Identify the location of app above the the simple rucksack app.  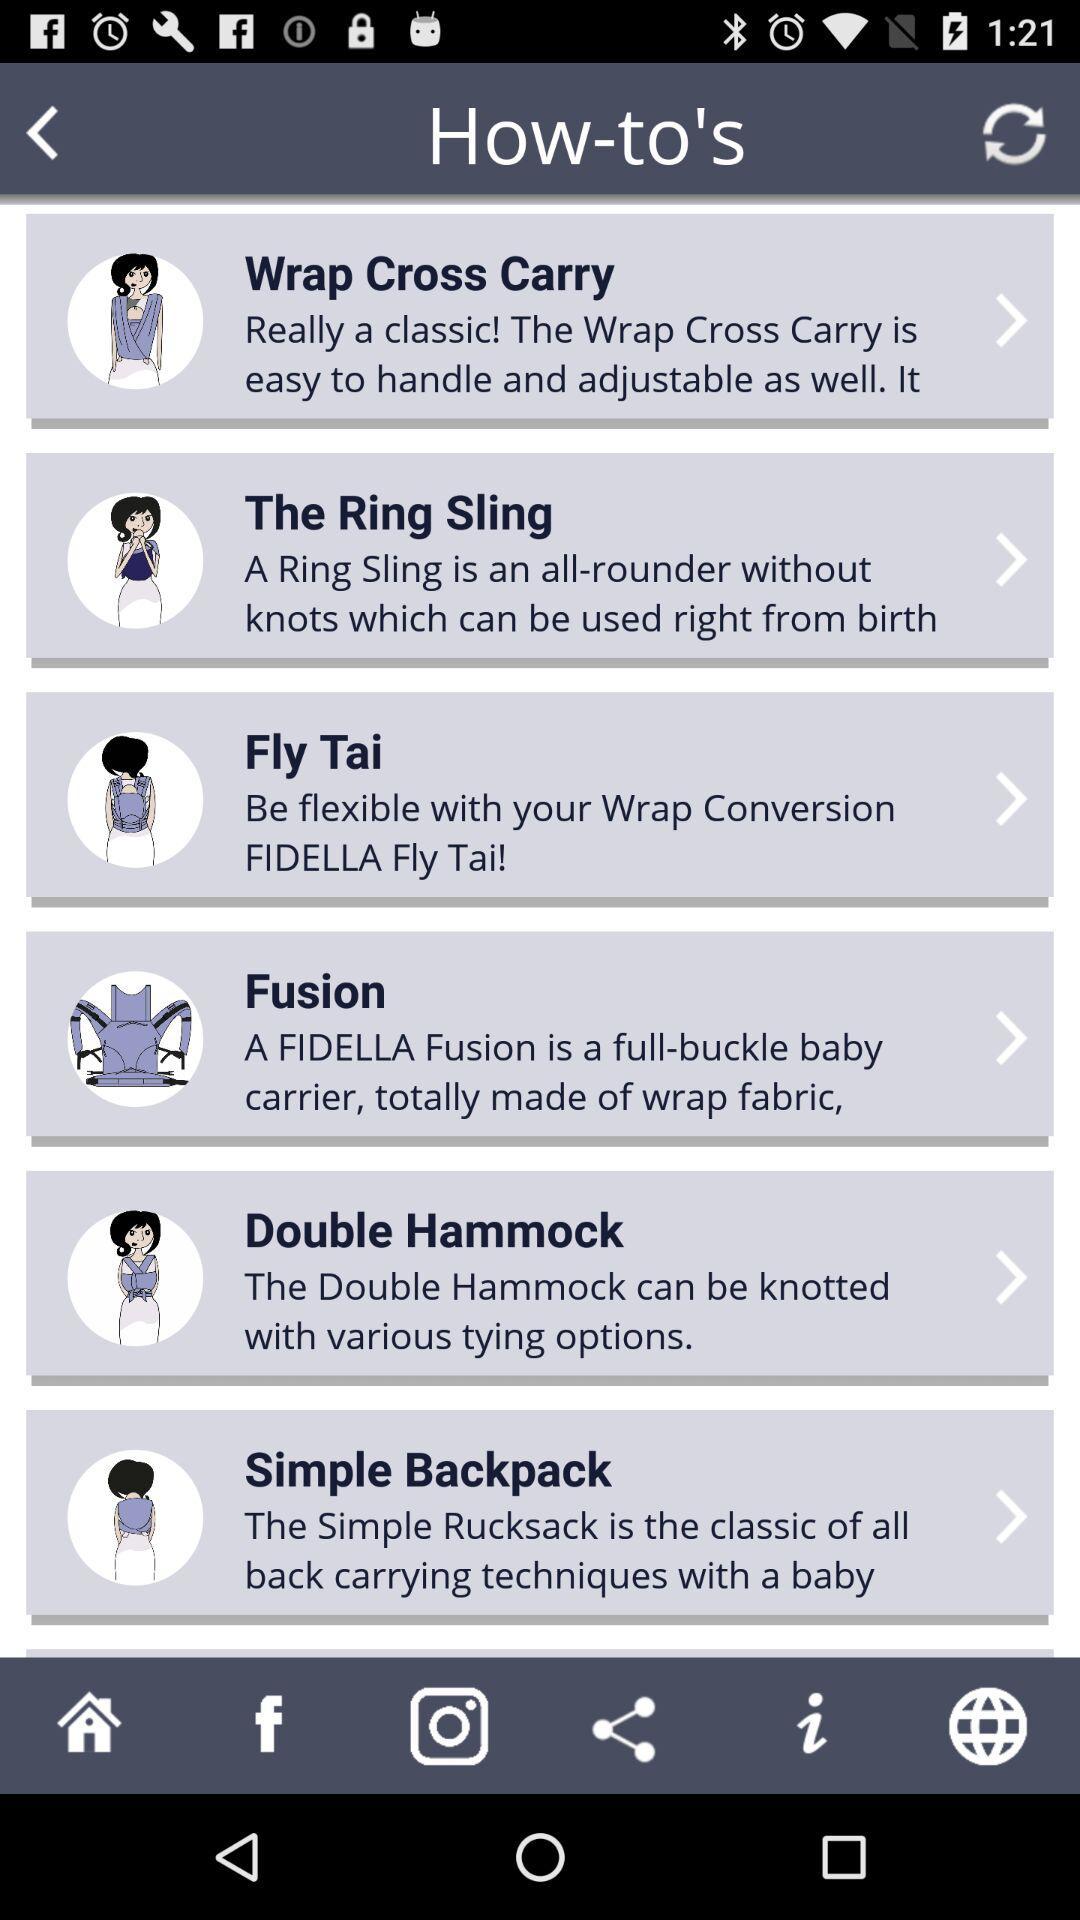
(427, 1468).